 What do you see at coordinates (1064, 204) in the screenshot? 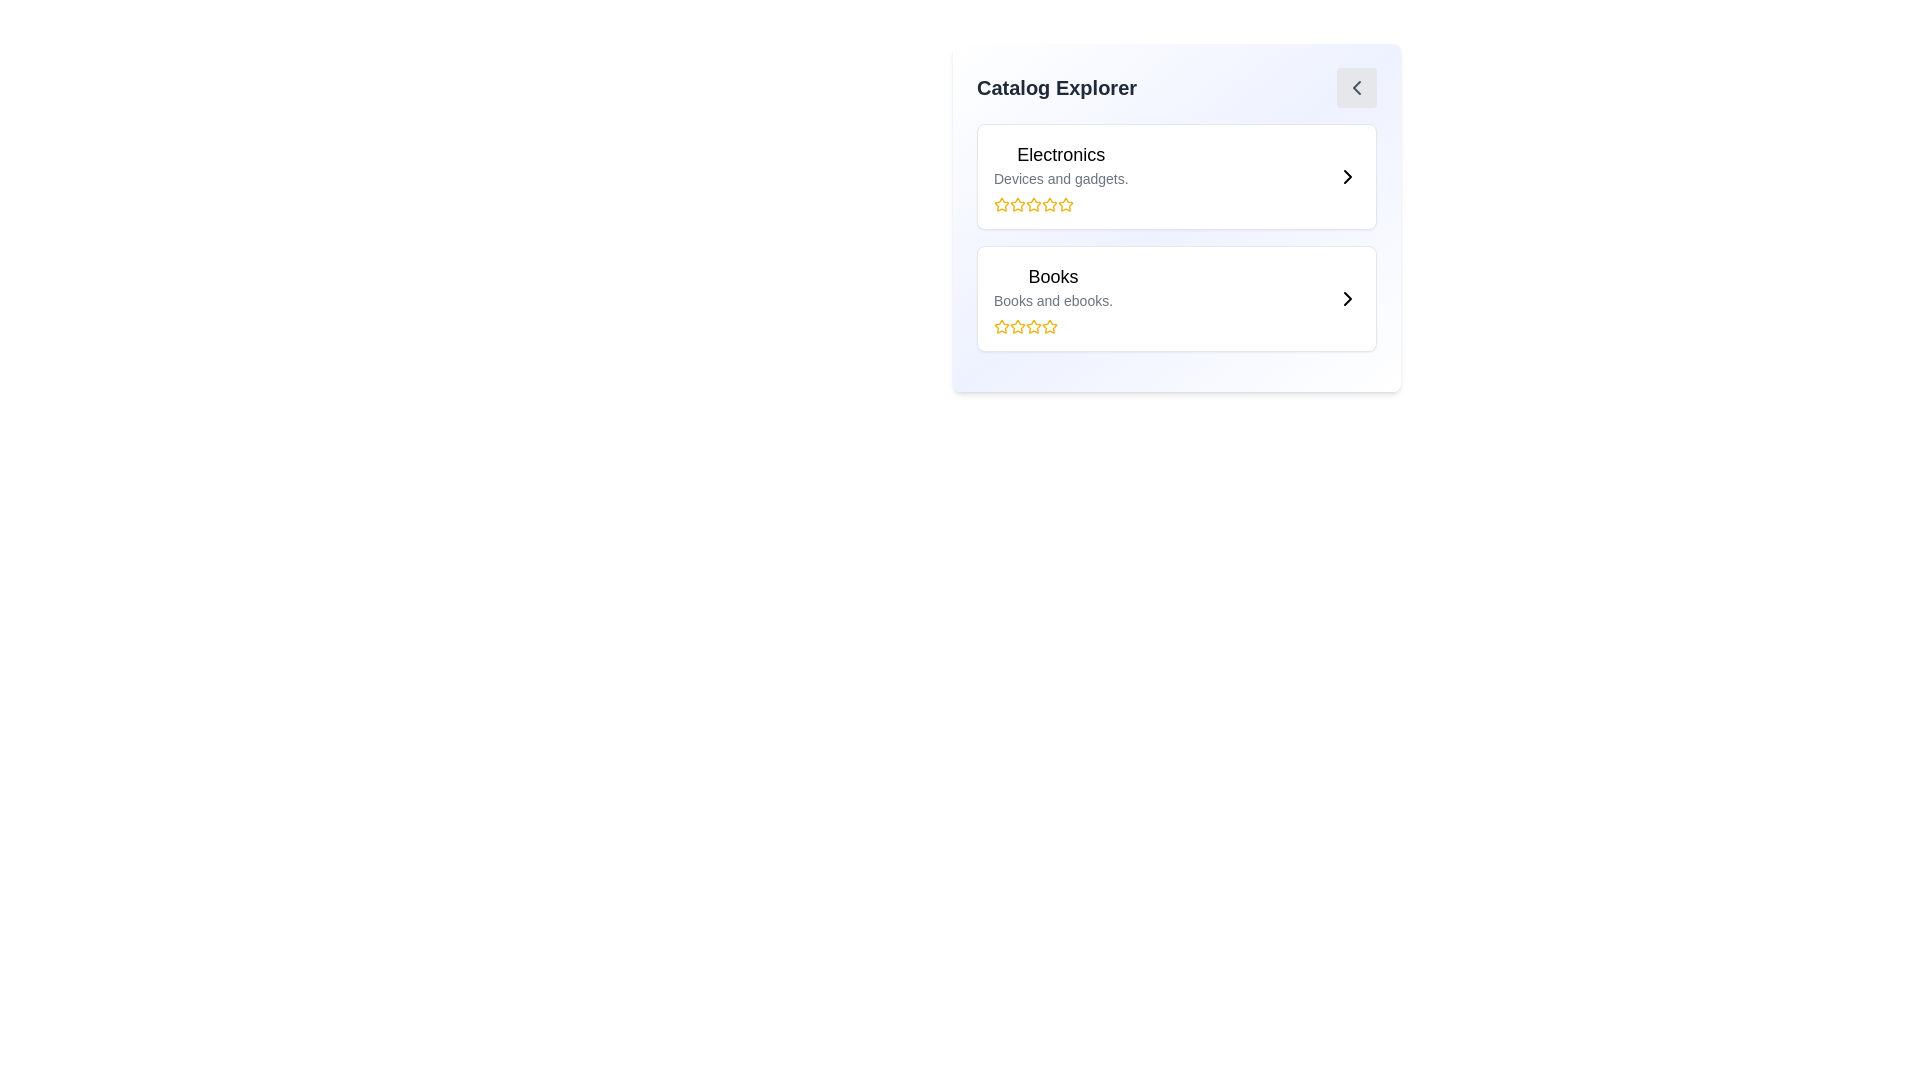
I see `the fourth Rating Star Icon in the row of stars below the text 'Electronics' and 'Devices and gadgets.'` at bounding box center [1064, 204].